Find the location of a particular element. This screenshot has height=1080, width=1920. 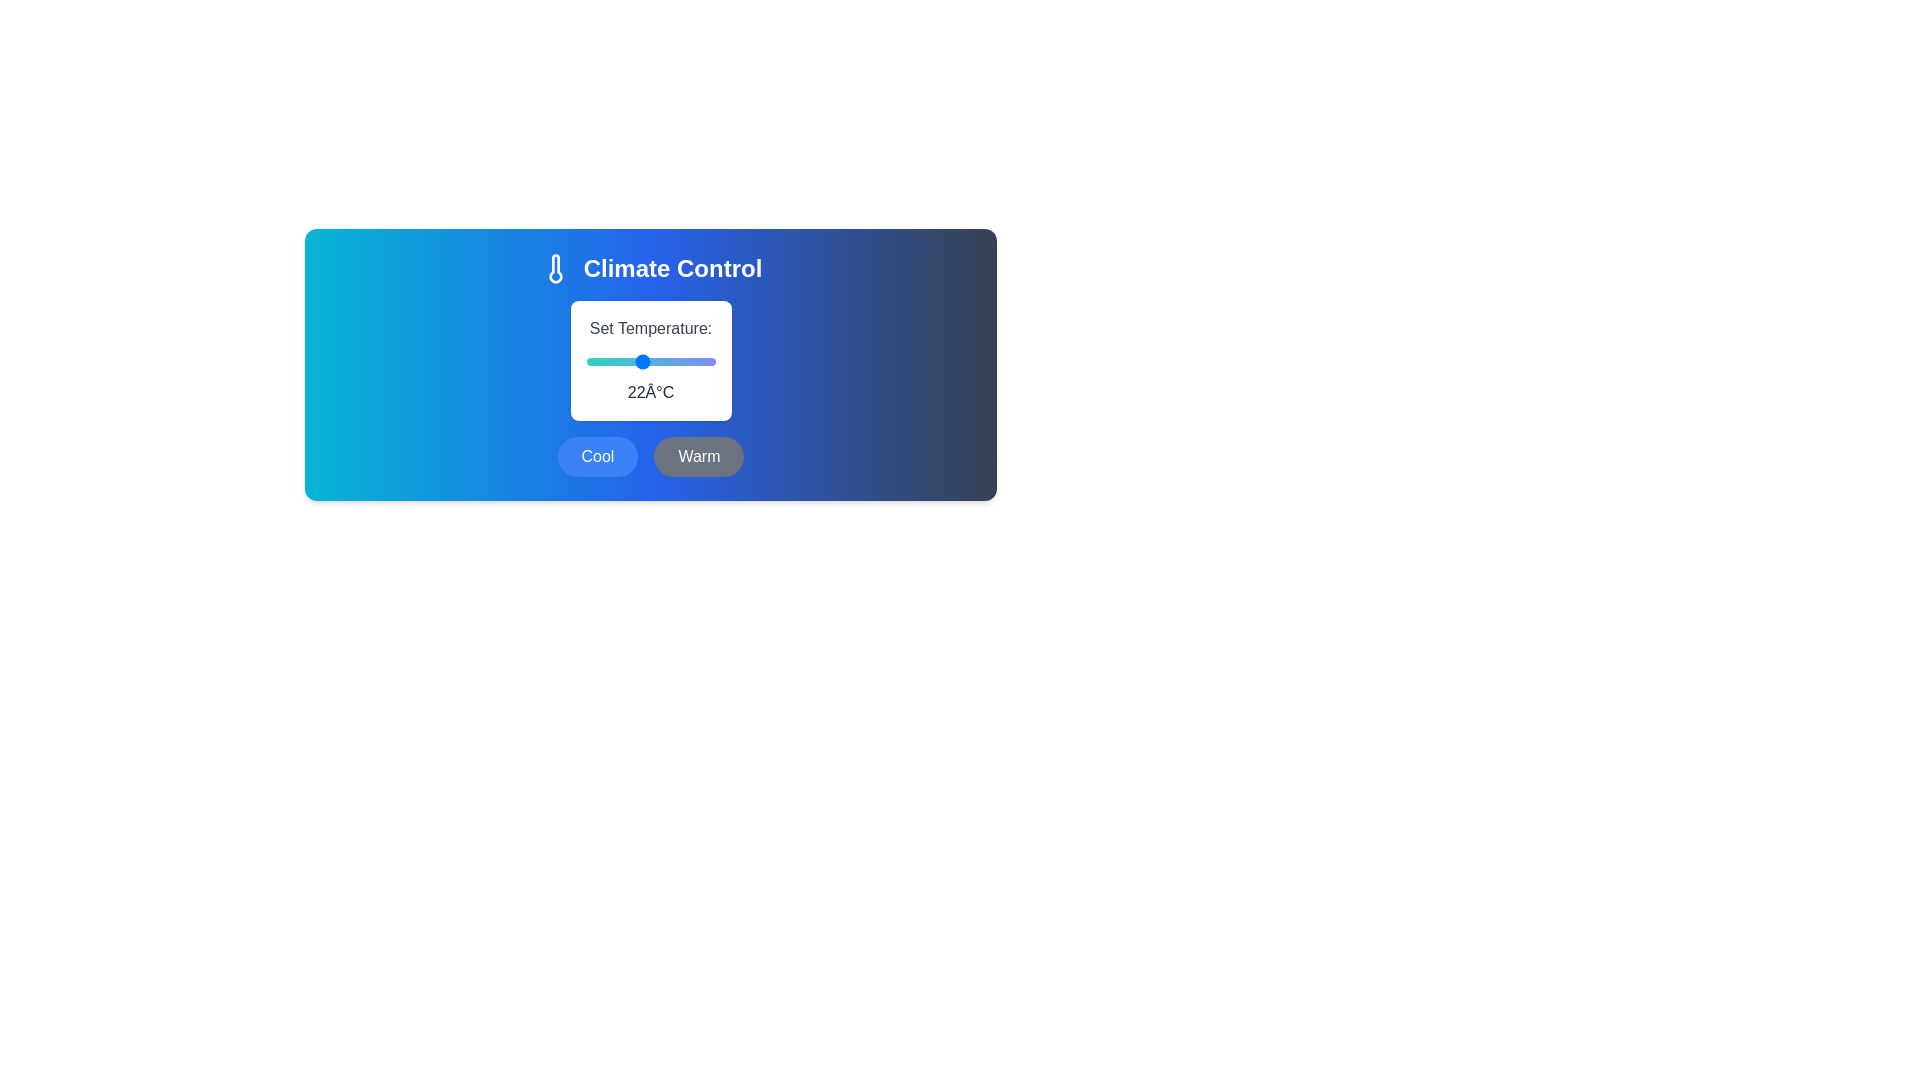

the 'Cool' button, which has a blue background and white text is located at coordinates (596, 456).